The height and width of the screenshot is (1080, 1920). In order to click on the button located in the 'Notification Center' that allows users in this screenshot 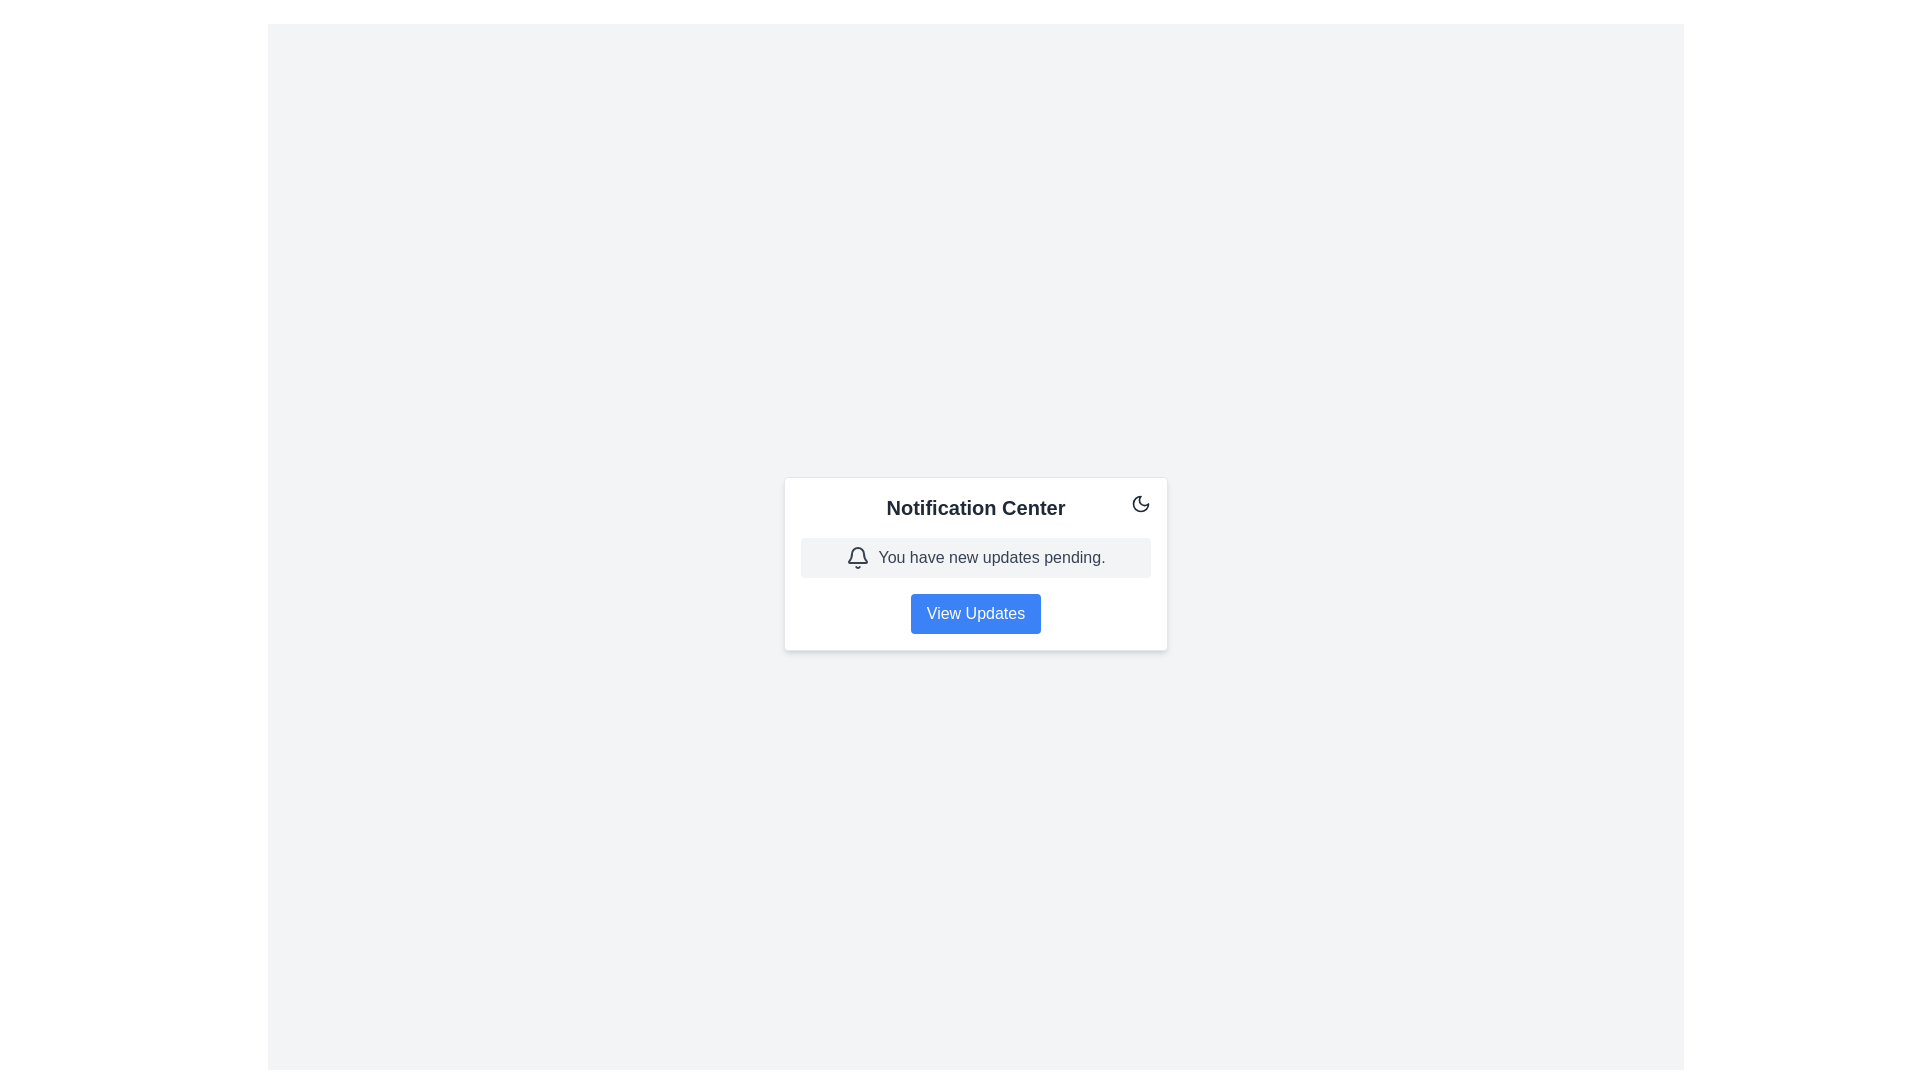, I will do `click(975, 612)`.